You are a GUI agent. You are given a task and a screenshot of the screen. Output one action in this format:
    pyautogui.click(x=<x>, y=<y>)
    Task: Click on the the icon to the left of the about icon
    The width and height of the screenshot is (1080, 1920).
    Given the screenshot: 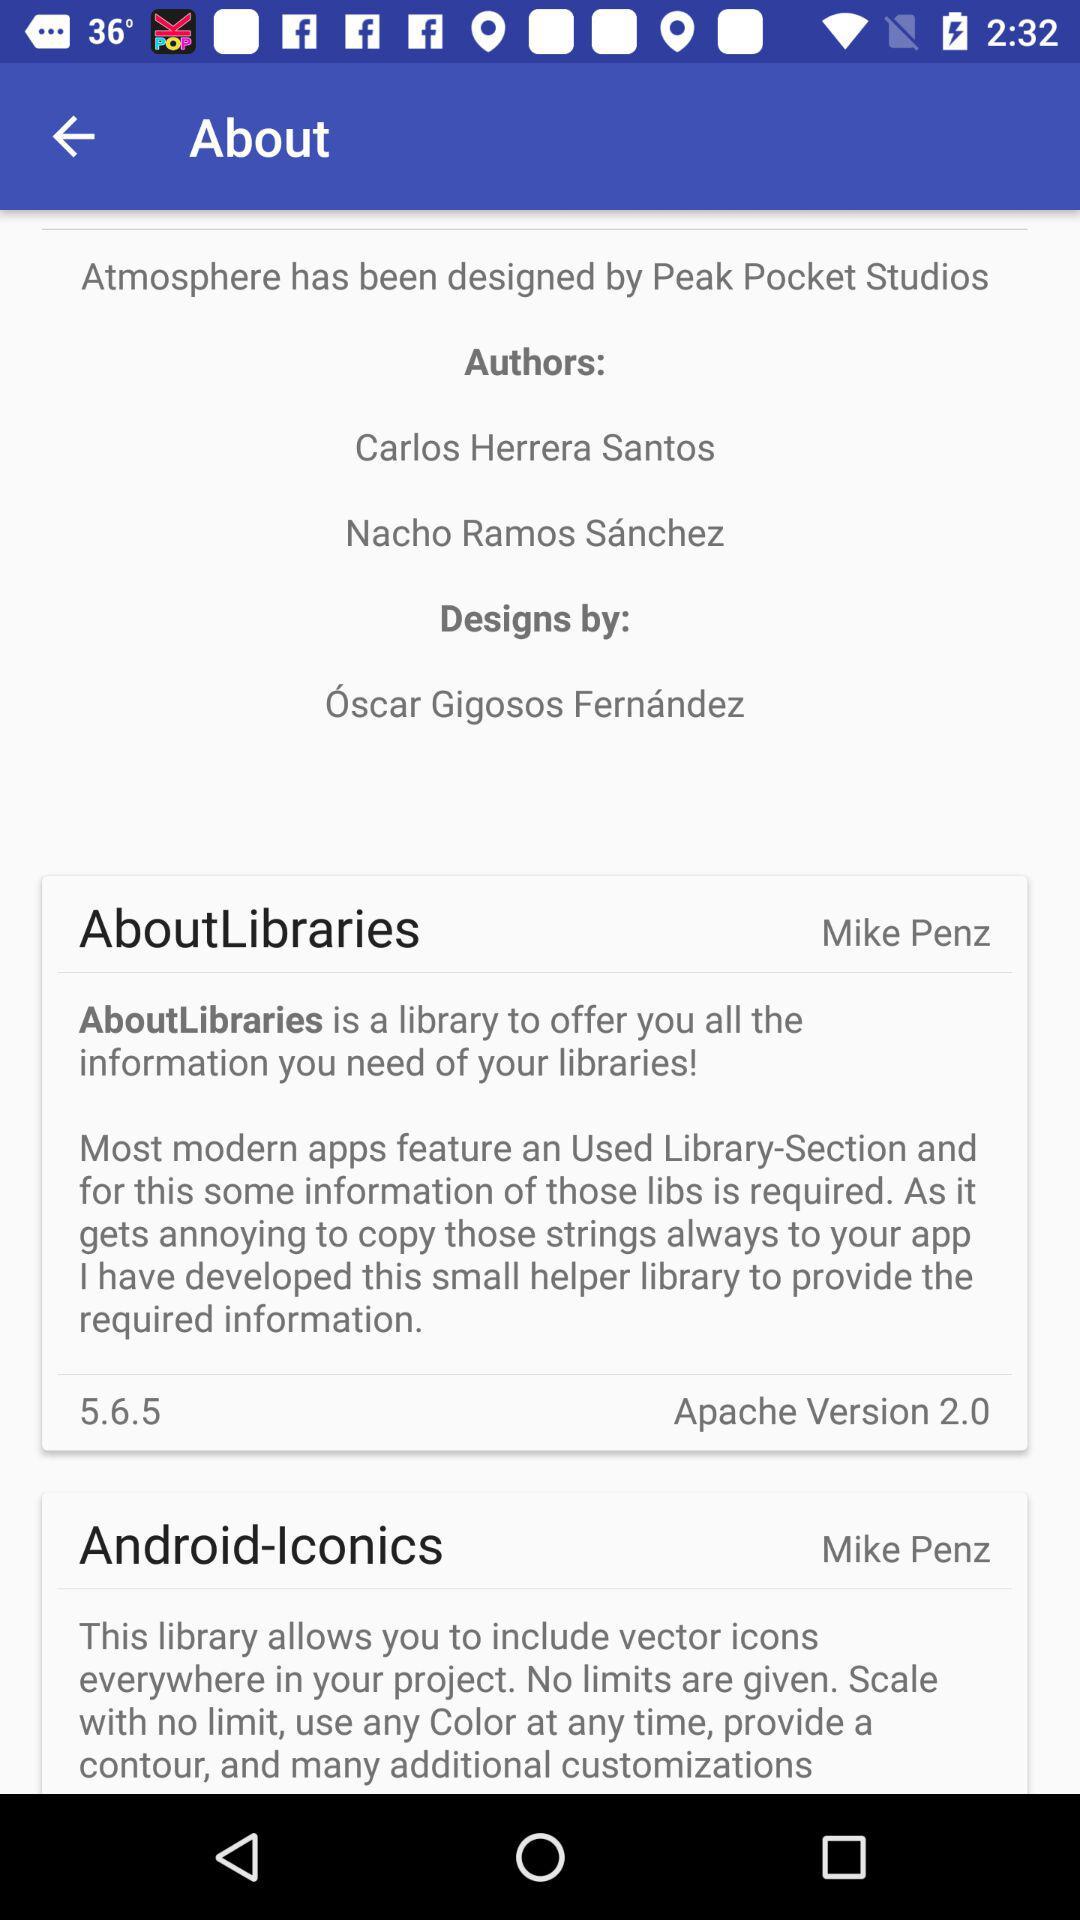 What is the action you would take?
    pyautogui.click(x=72, y=135)
    